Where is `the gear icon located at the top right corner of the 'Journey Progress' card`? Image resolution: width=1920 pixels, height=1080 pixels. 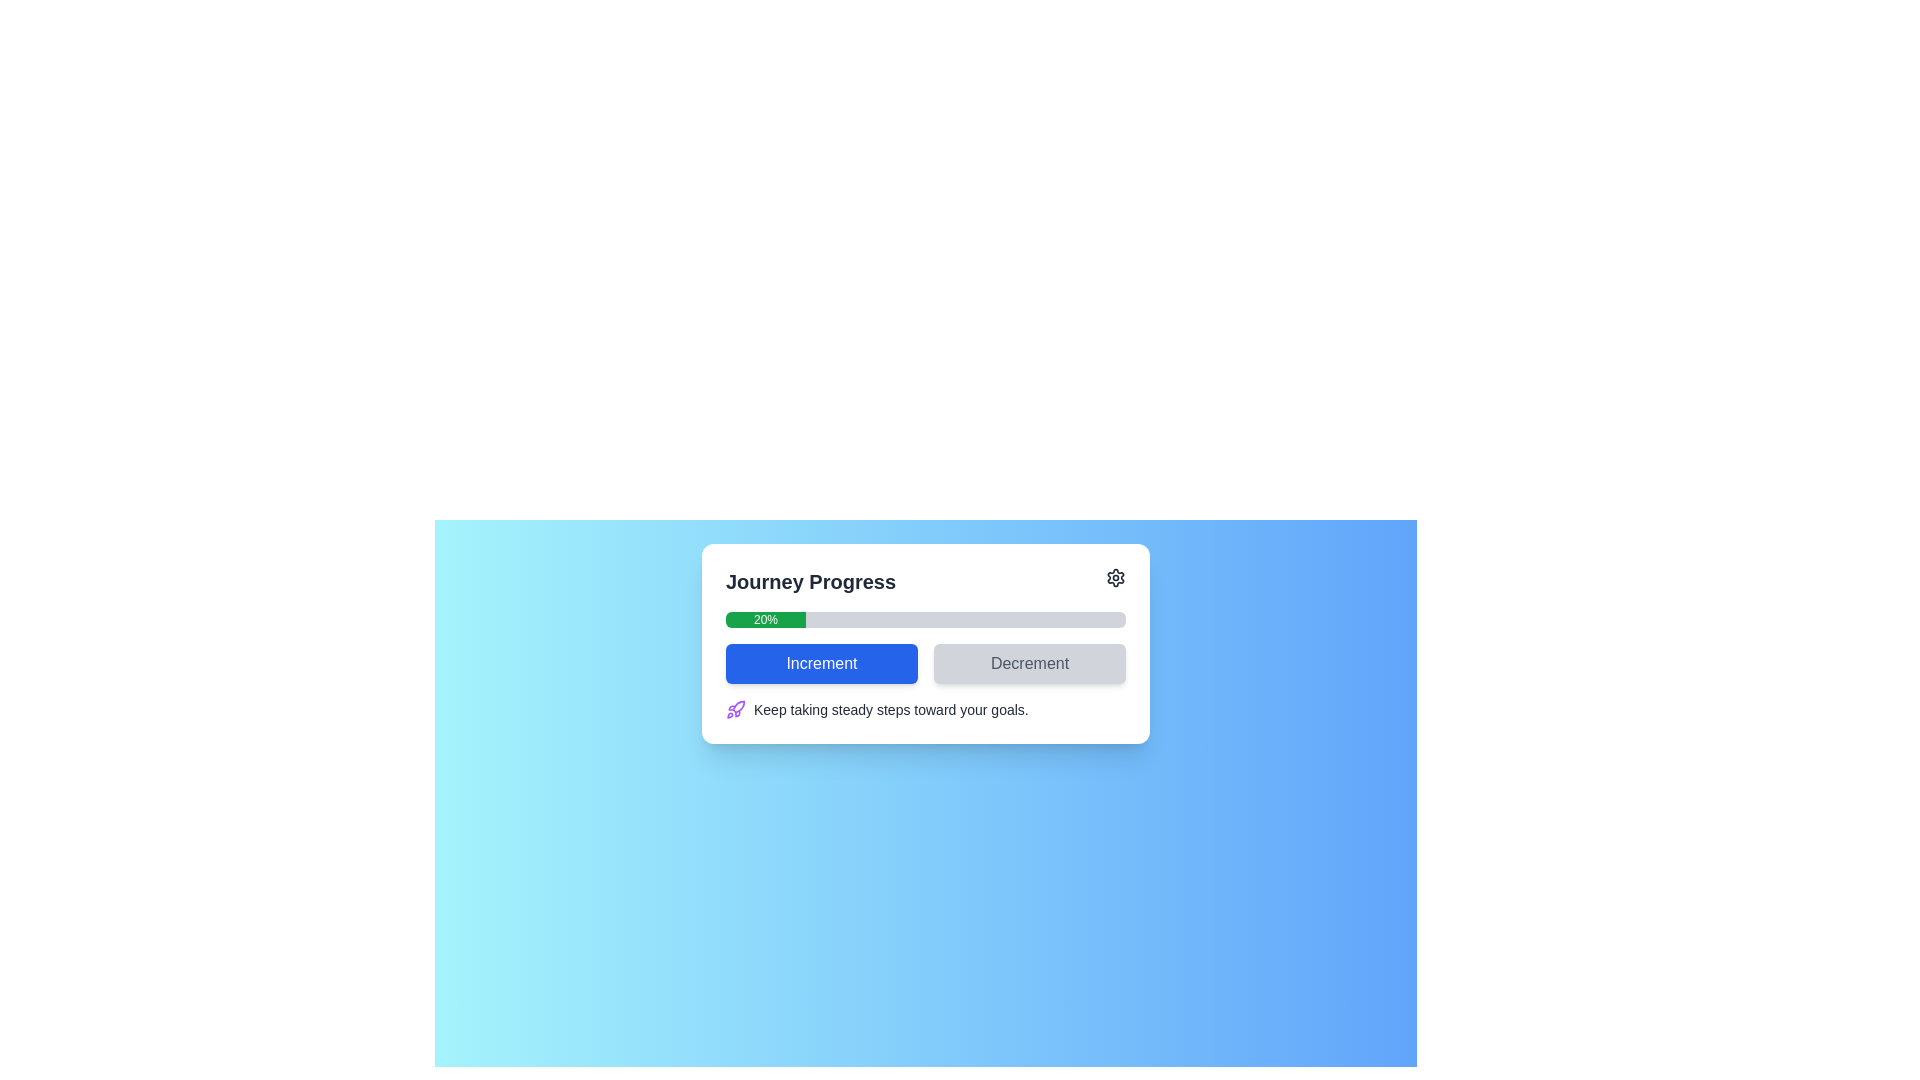
the gear icon located at the top right corner of the 'Journey Progress' card is located at coordinates (1115, 578).